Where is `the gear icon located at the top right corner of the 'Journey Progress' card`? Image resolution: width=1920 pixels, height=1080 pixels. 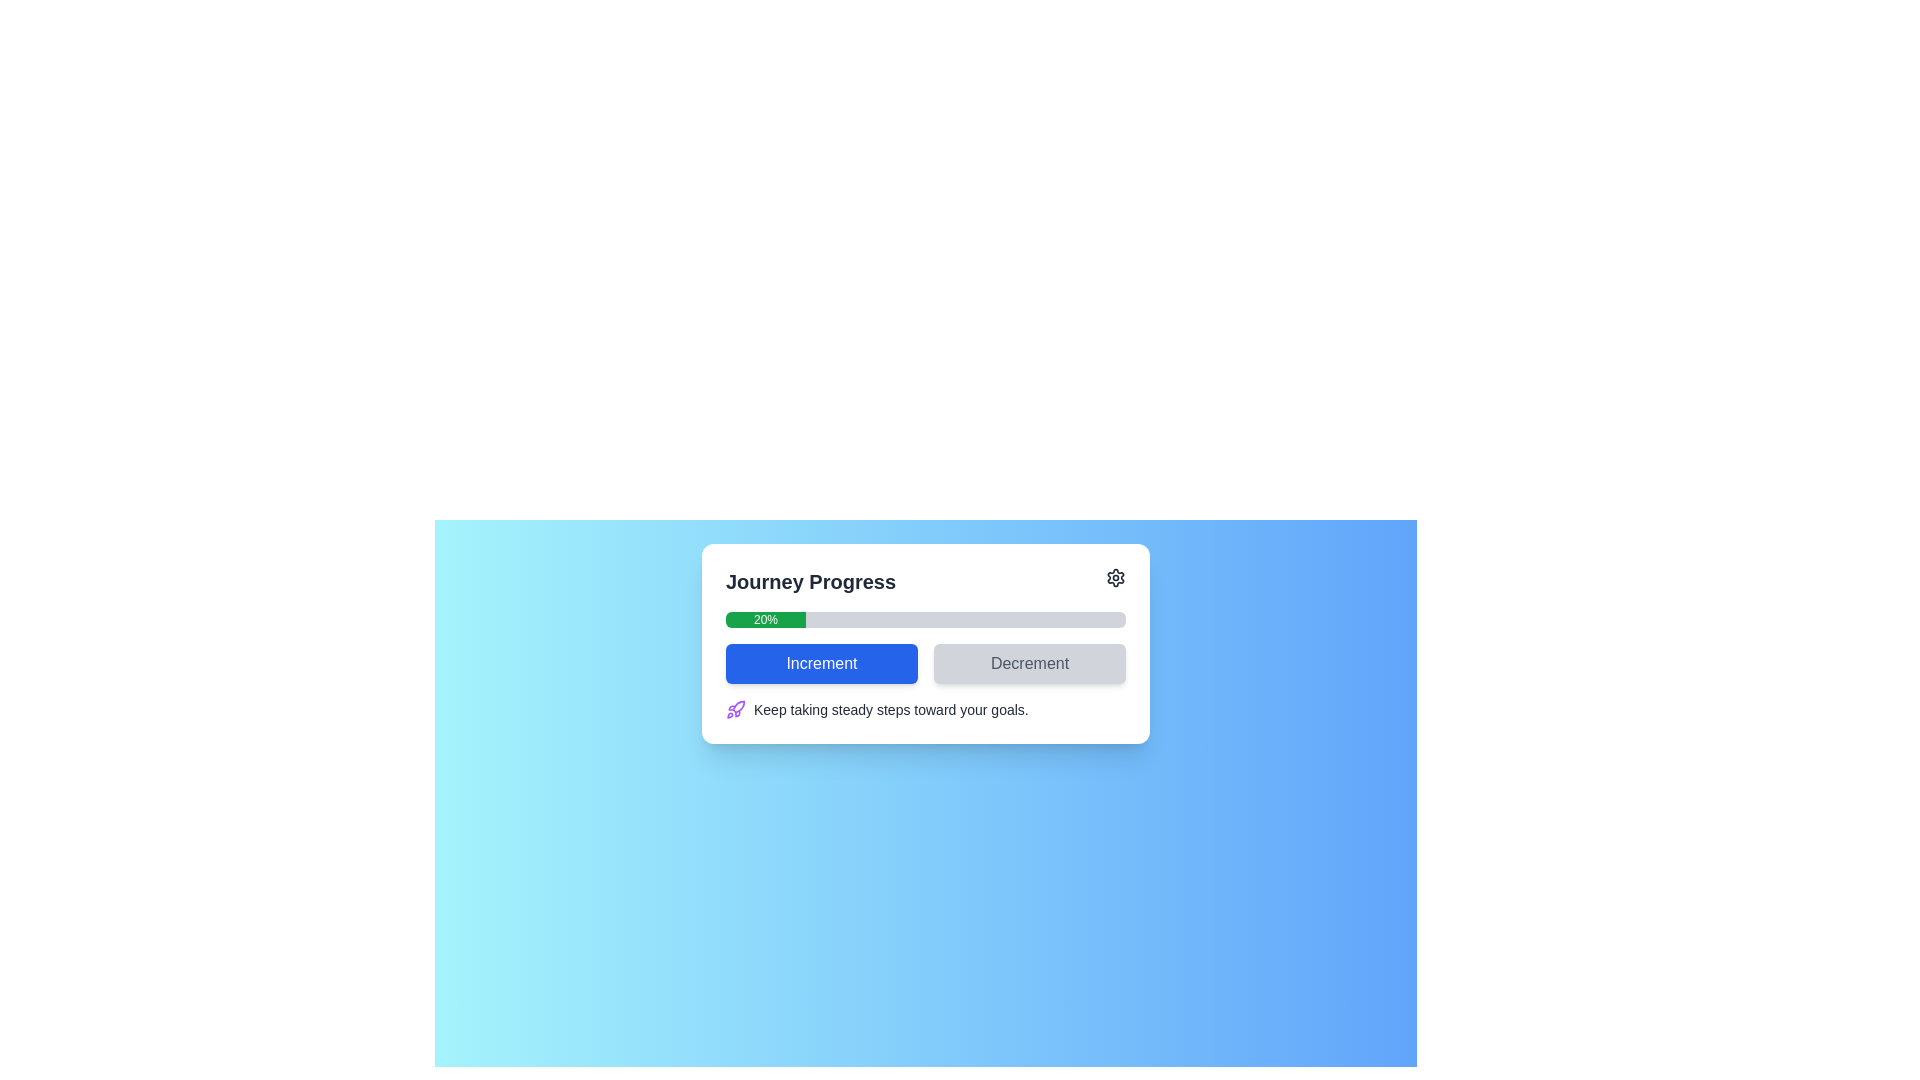
the gear icon located at the top right corner of the 'Journey Progress' card is located at coordinates (1115, 578).